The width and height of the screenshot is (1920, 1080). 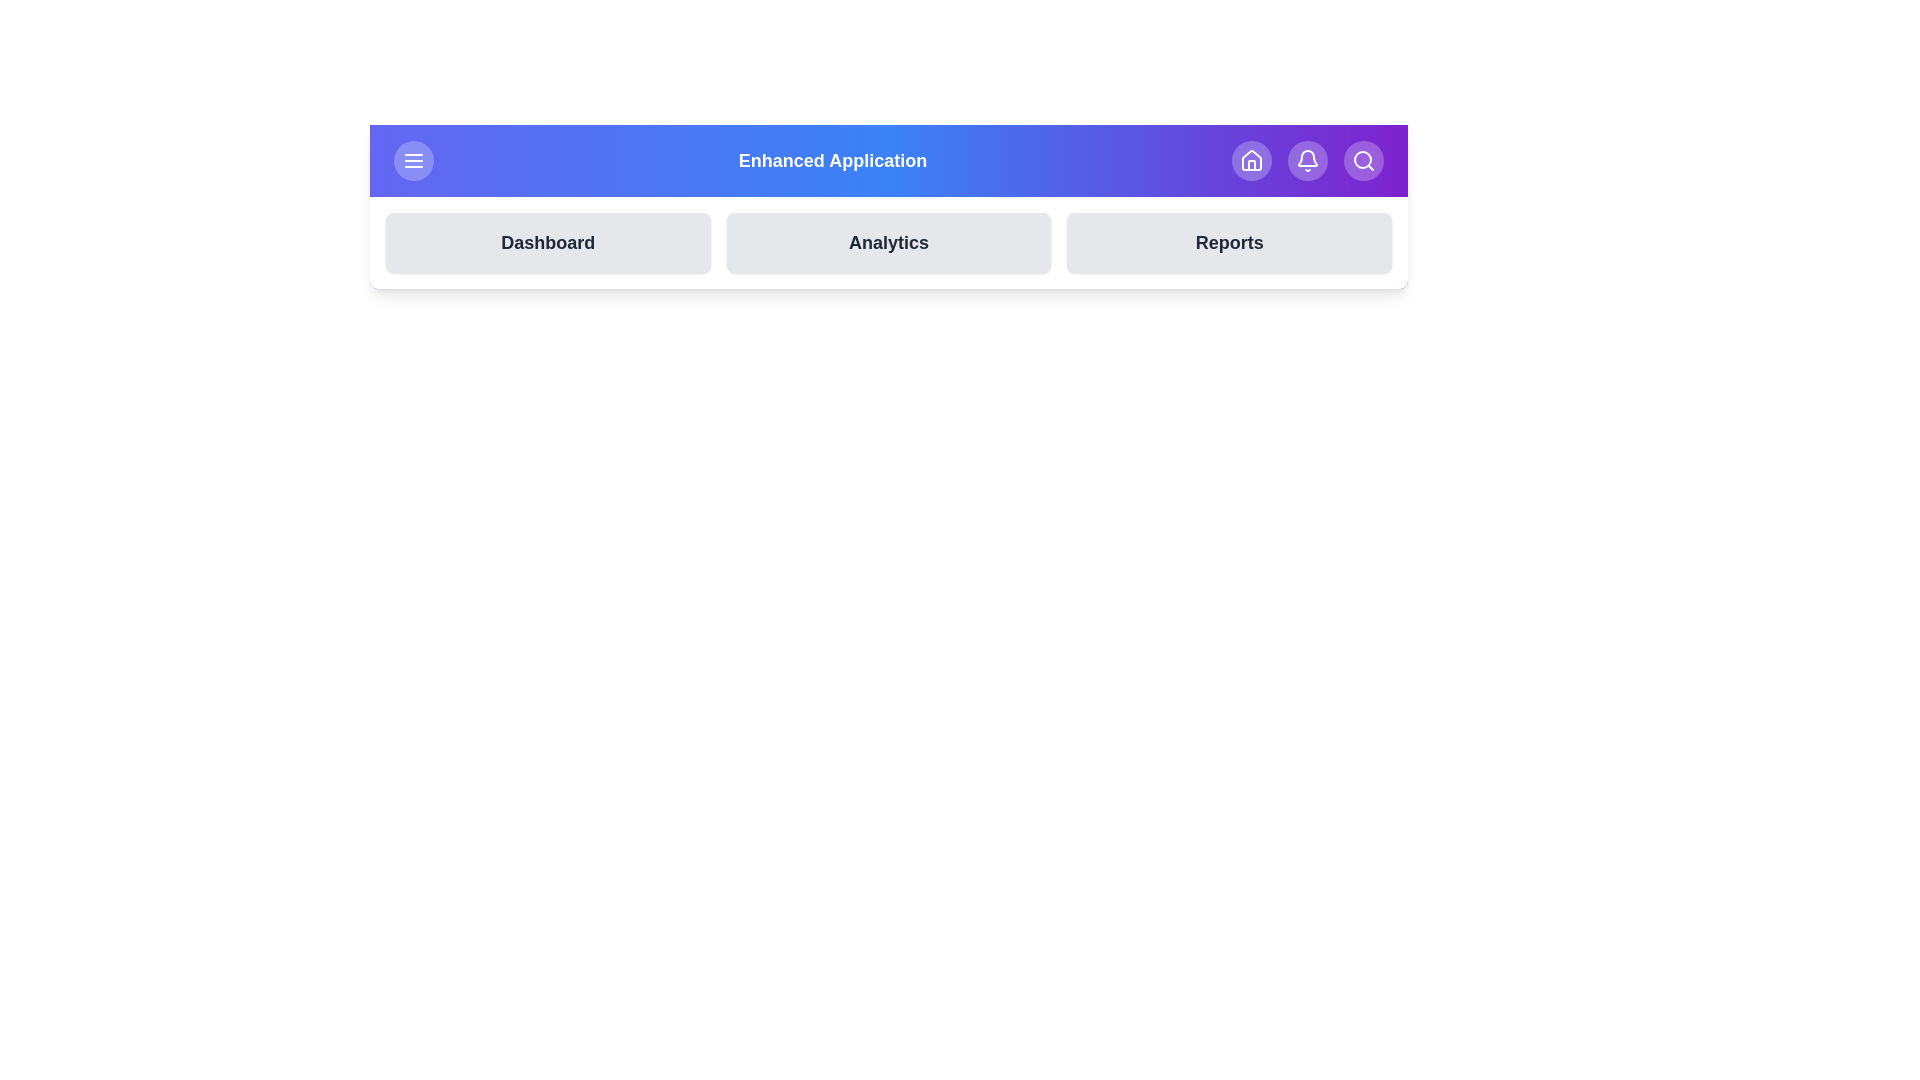 What do you see at coordinates (1362, 160) in the screenshot?
I see `the 'Search' icon button` at bounding box center [1362, 160].